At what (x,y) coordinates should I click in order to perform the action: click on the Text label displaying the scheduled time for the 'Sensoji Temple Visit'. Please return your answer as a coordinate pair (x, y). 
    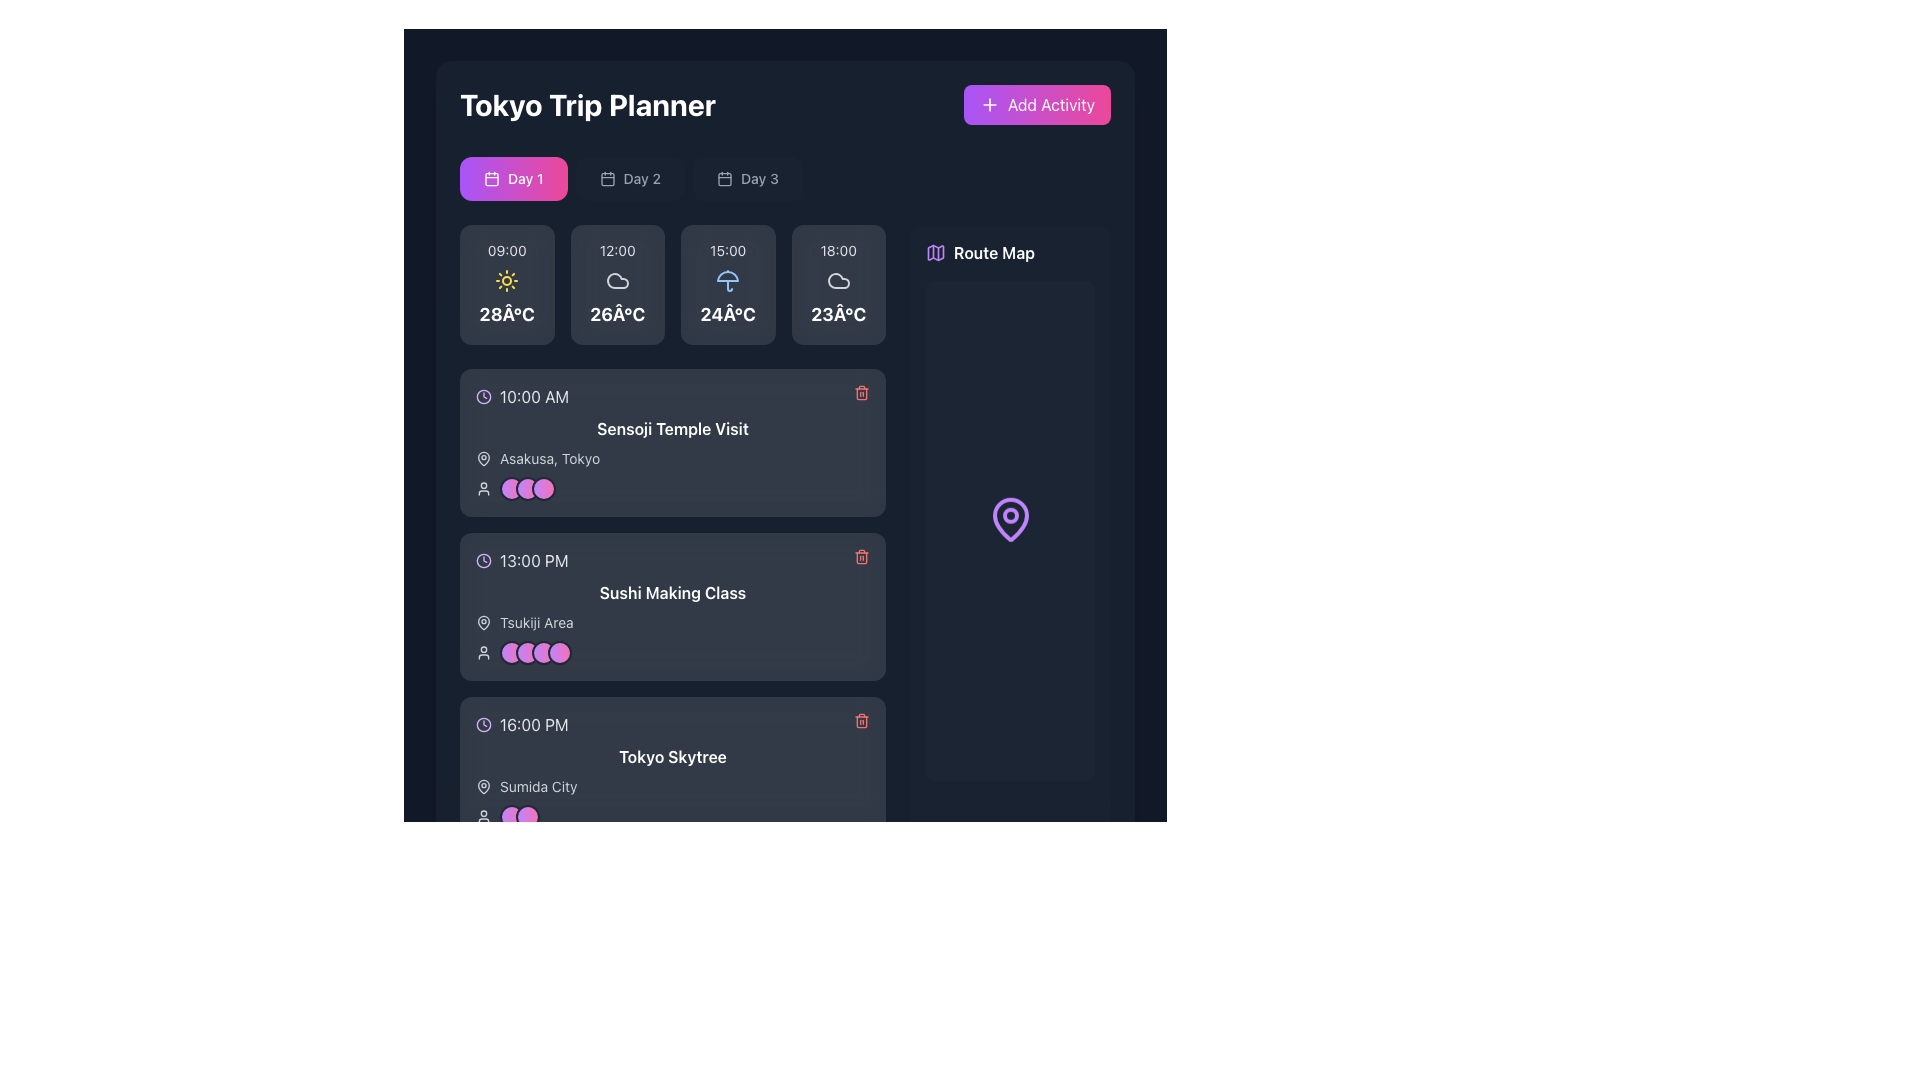
    Looking at the image, I should click on (534, 397).